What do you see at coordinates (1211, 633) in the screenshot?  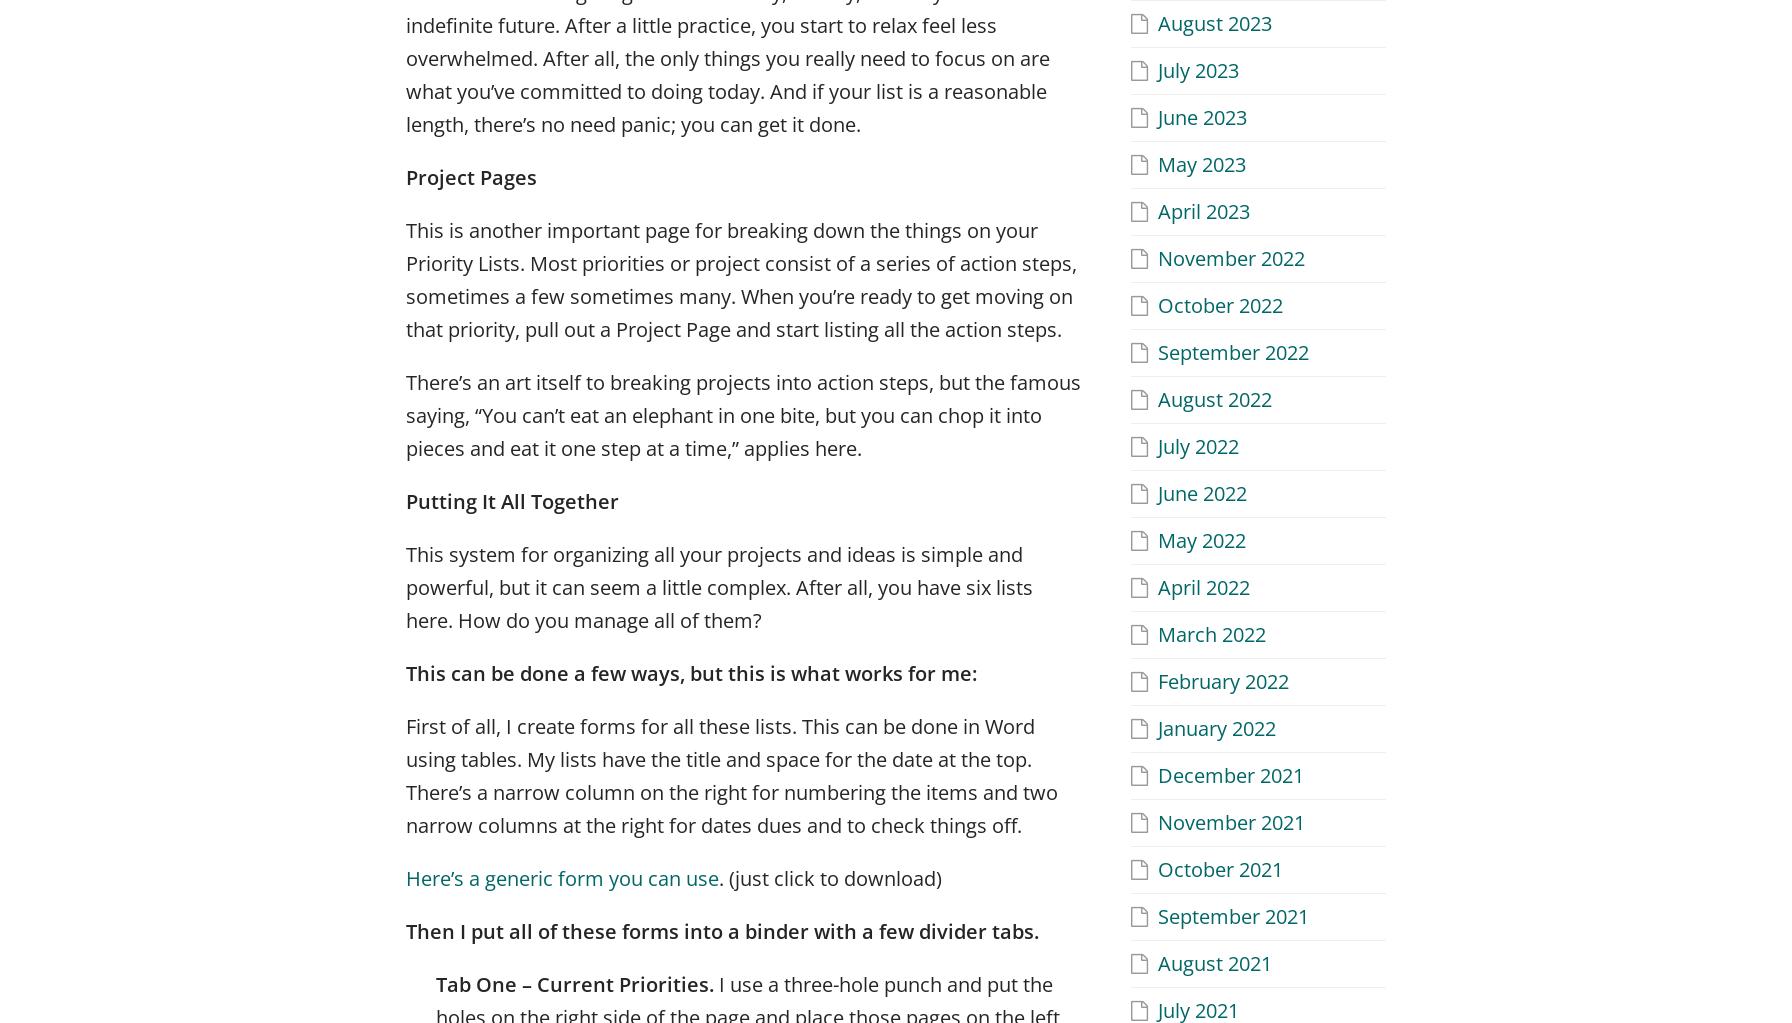 I see `'March 2022'` at bounding box center [1211, 633].